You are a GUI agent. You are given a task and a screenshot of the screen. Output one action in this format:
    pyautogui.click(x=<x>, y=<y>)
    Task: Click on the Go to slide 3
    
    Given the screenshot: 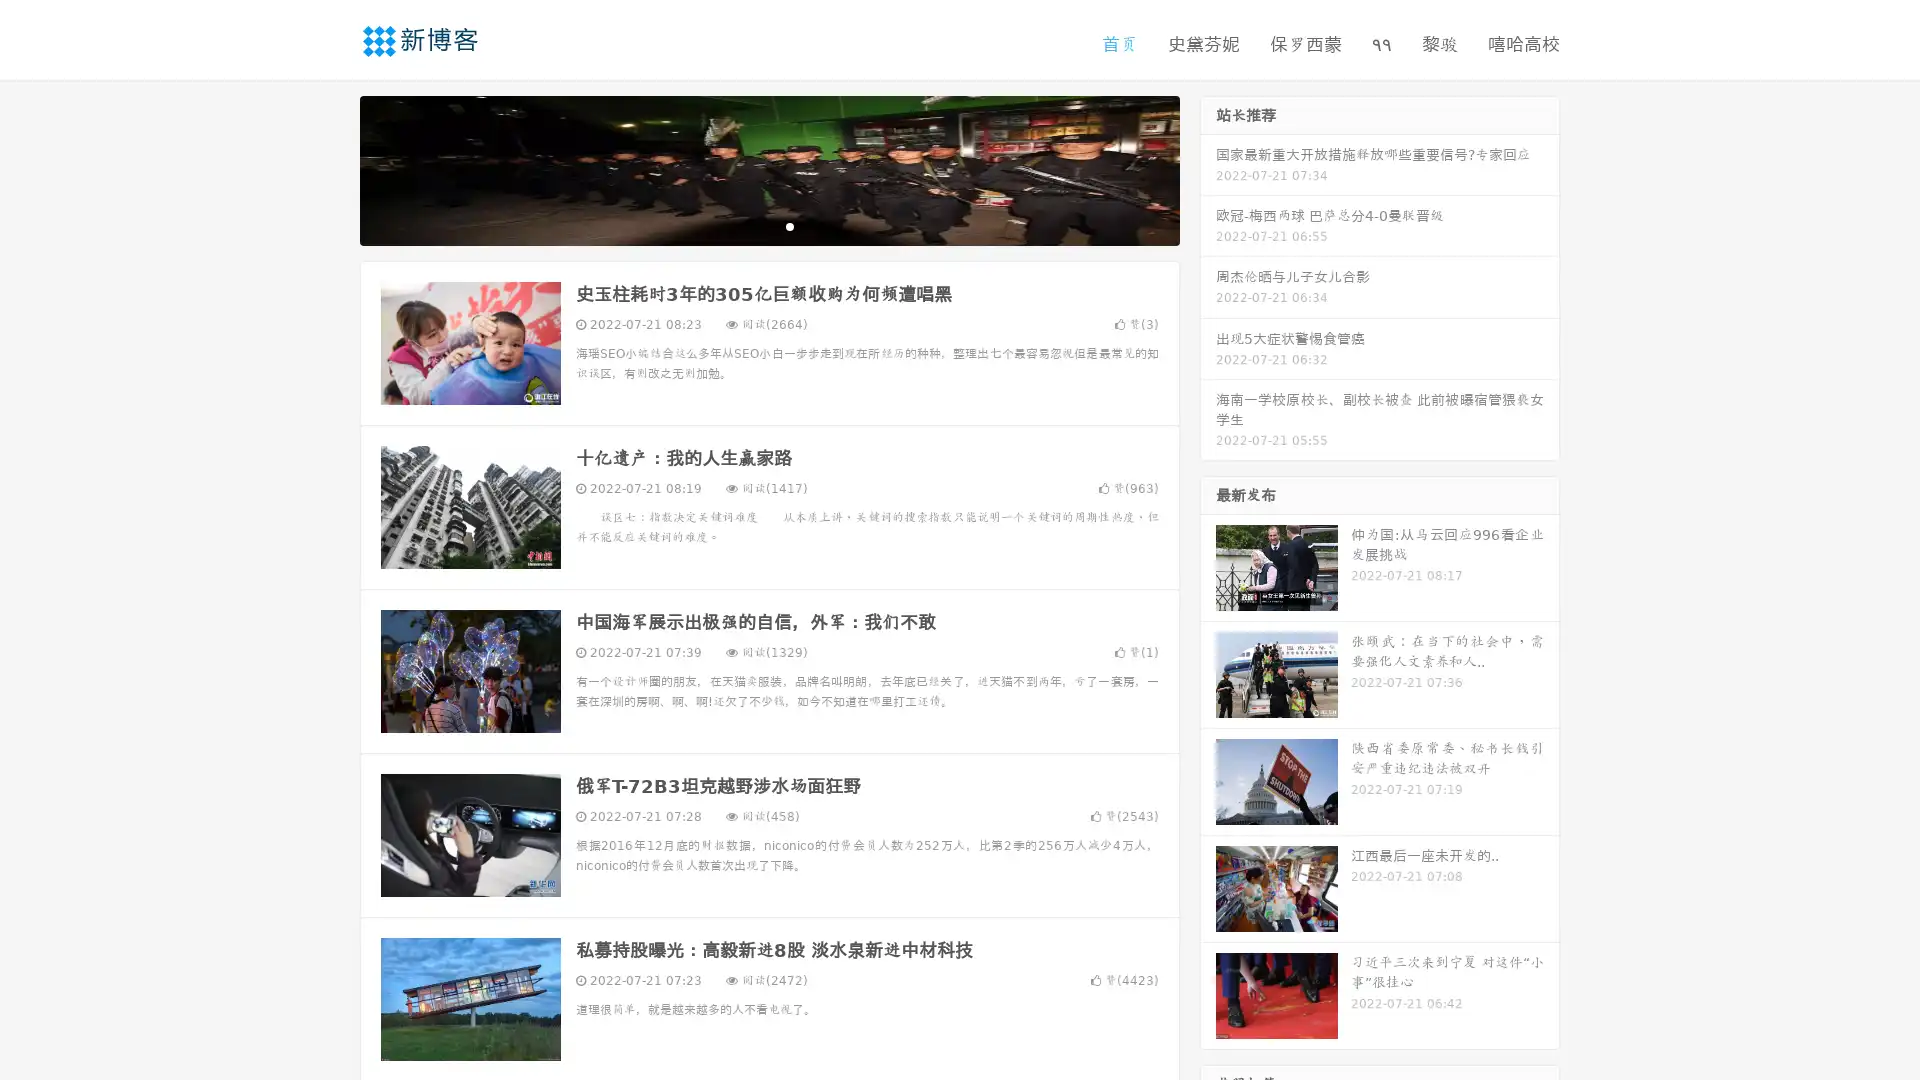 What is the action you would take?
    pyautogui.click(x=789, y=225)
    